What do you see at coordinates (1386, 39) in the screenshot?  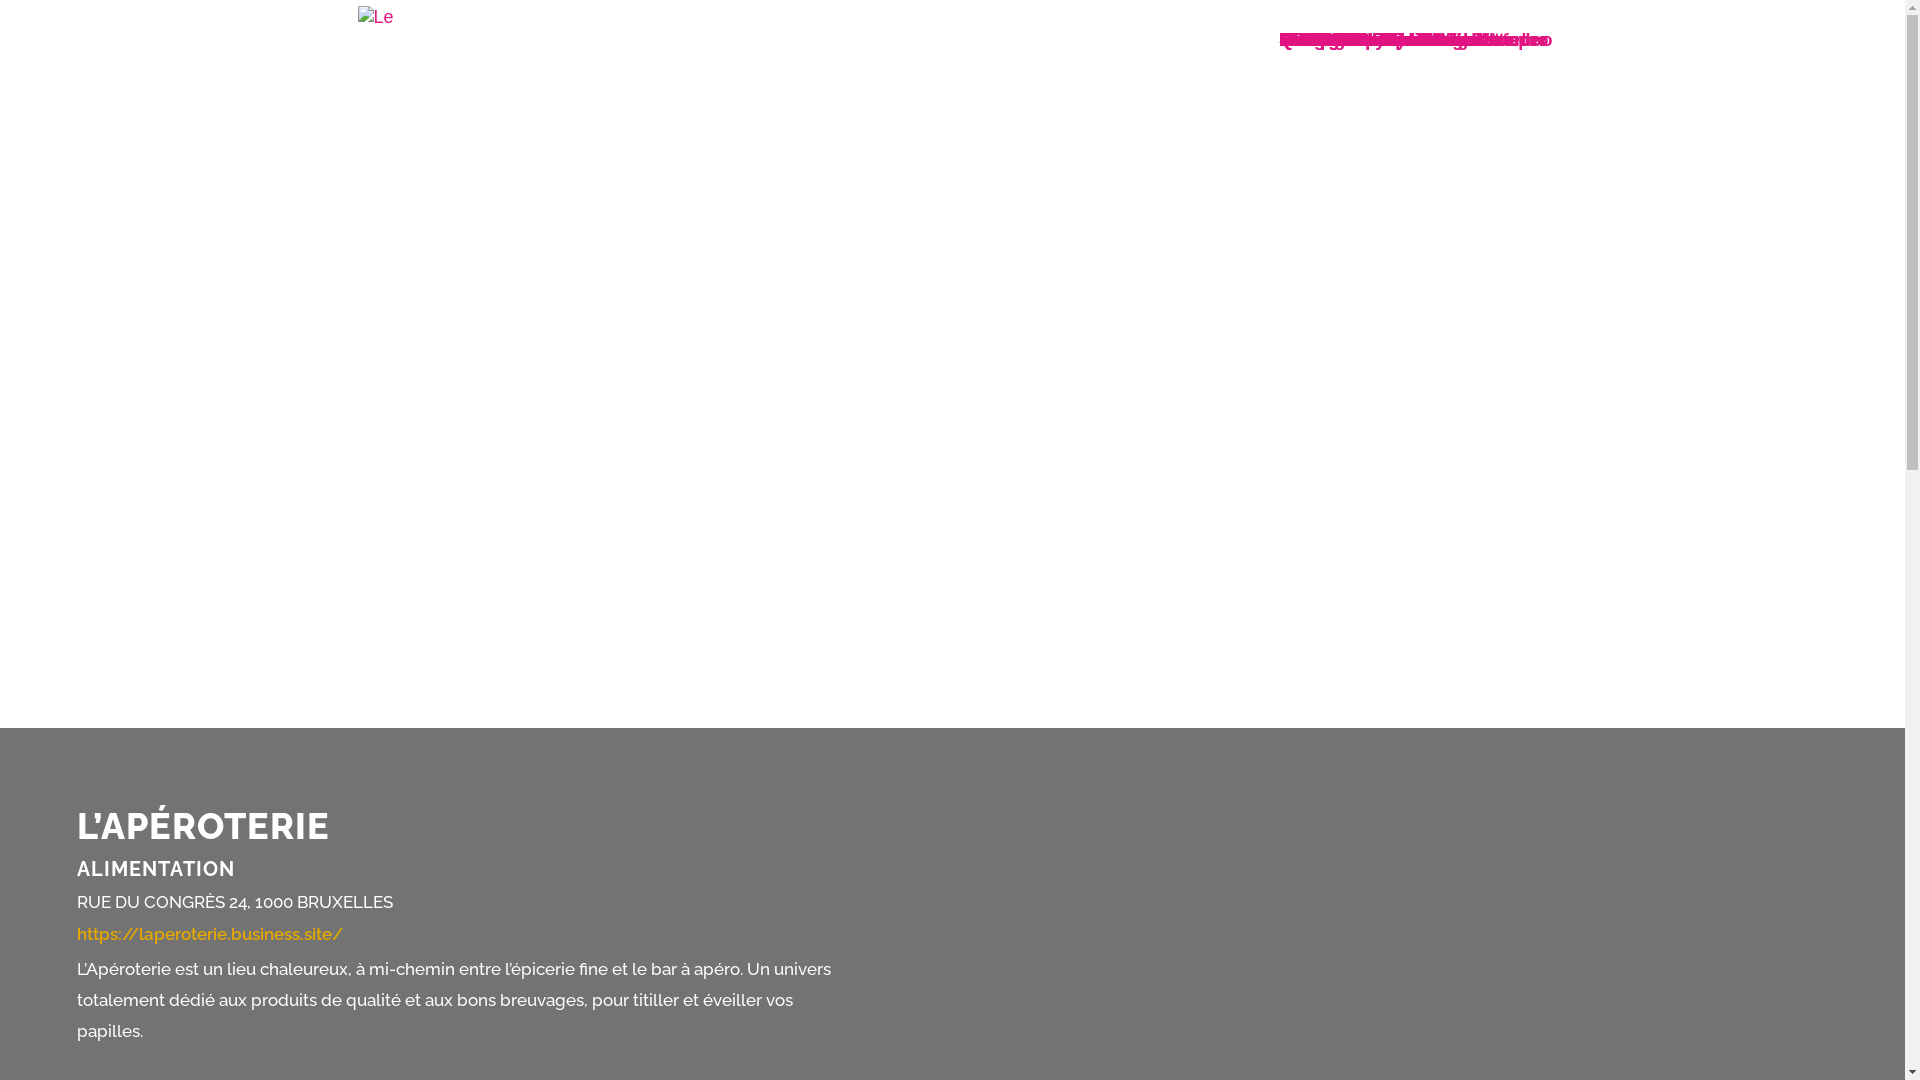 I see `'Sainte-Catherine - Vismet'` at bounding box center [1386, 39].